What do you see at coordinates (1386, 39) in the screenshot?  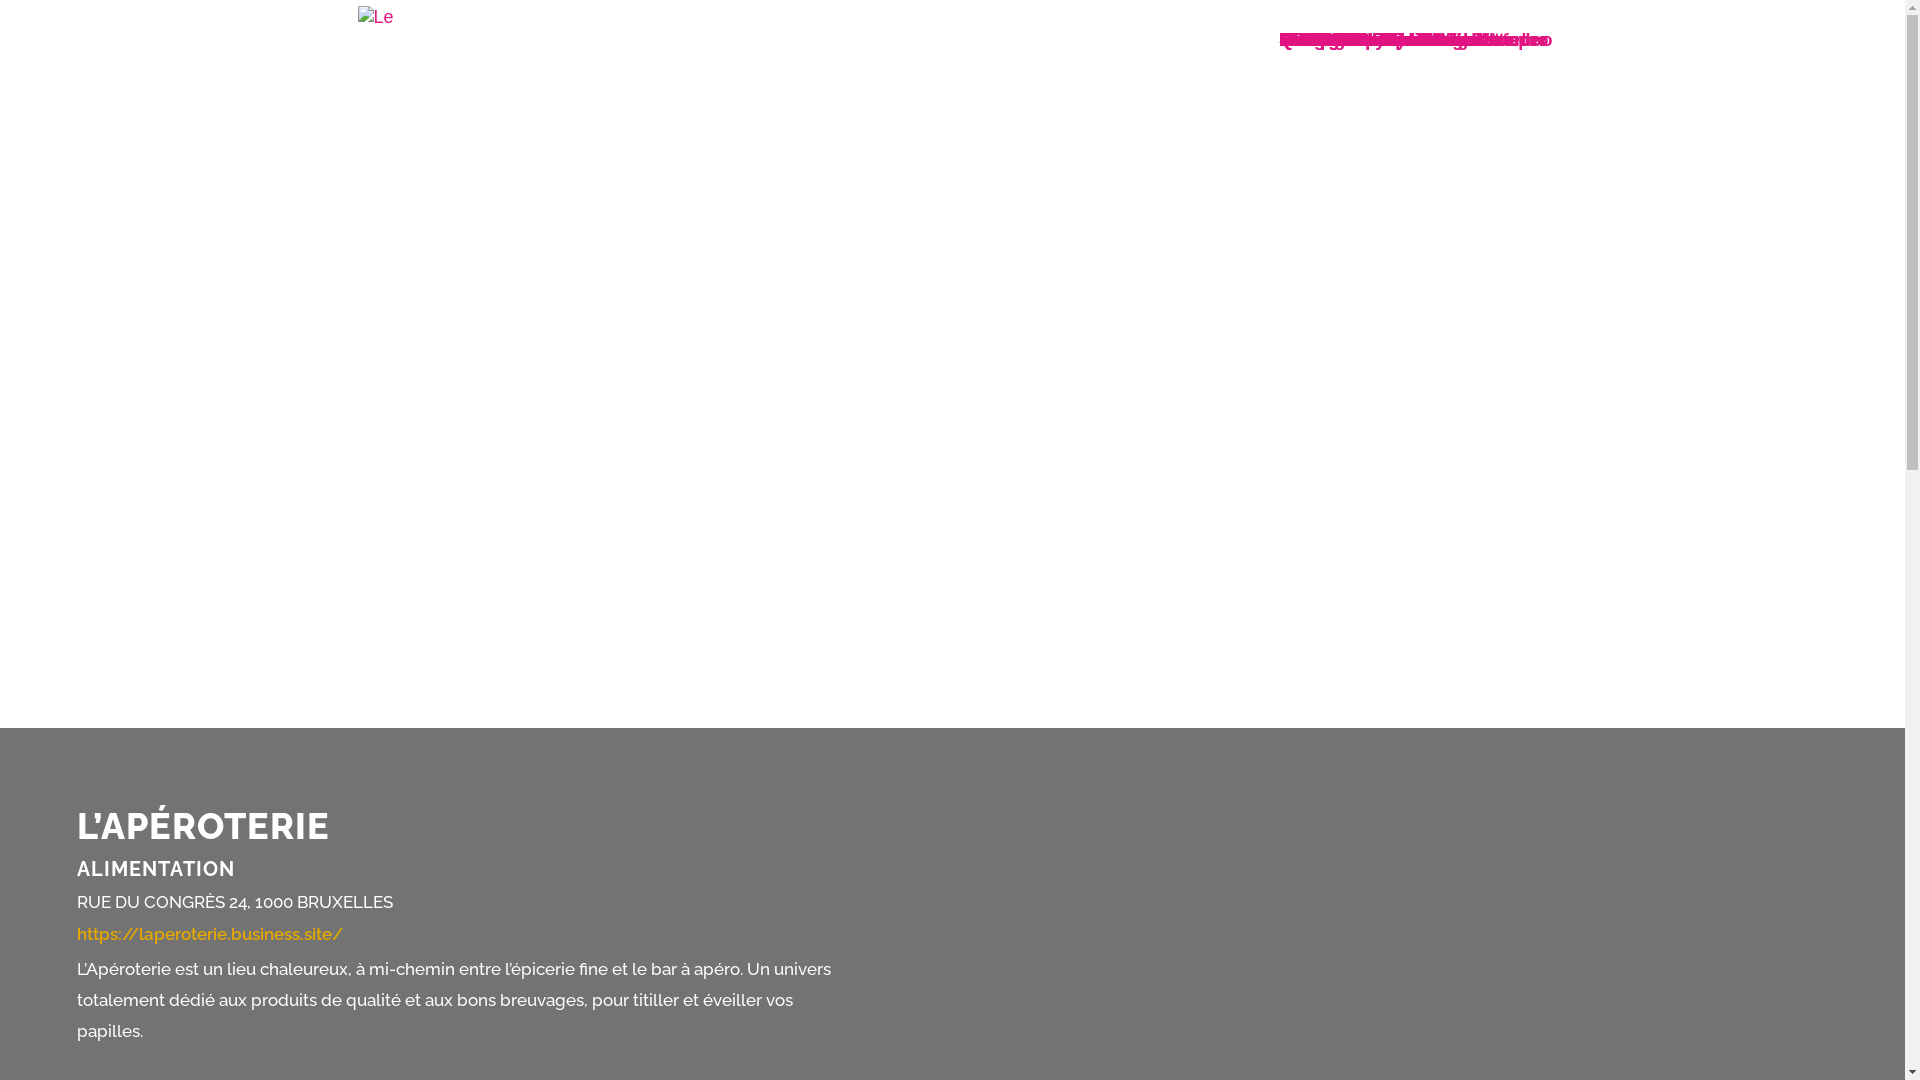 I see `'Sainte-Catherine - Vismet'` at bounding box center [1386, 39].